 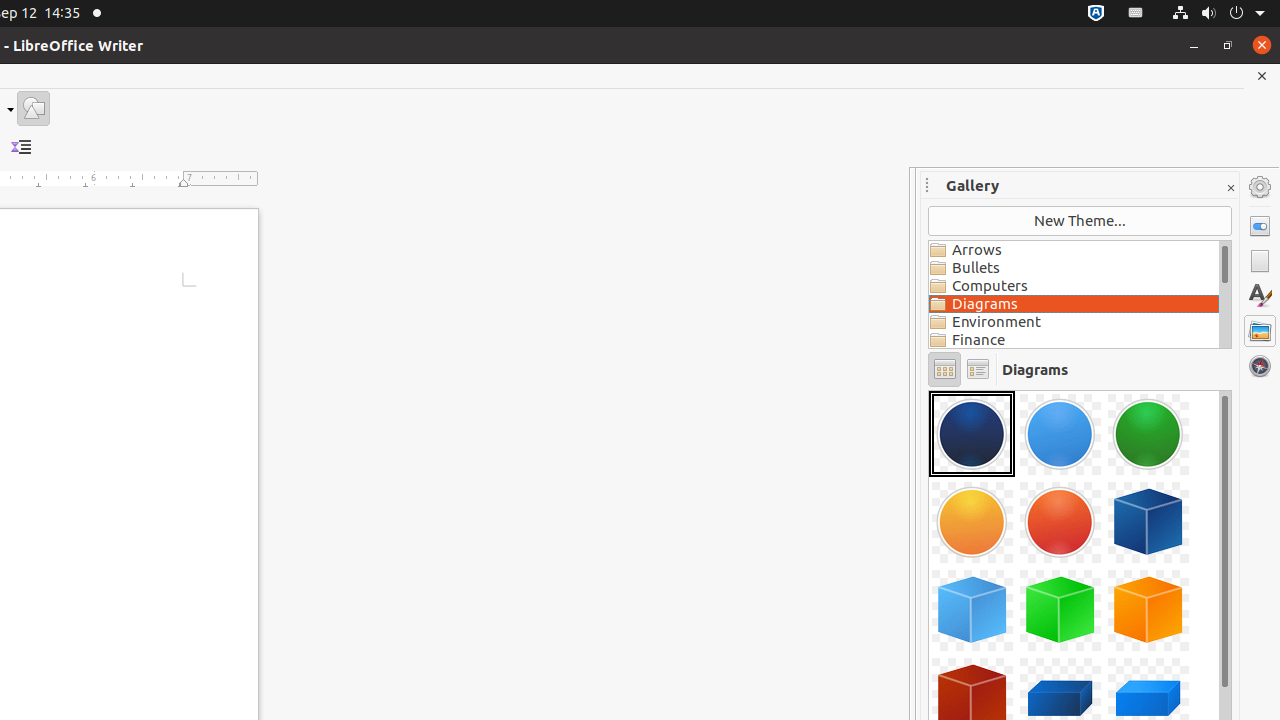 What do you see at coordinates (943, 369) in the screenshot?
I see `'Icon View'` at bounding box center [943, 369].